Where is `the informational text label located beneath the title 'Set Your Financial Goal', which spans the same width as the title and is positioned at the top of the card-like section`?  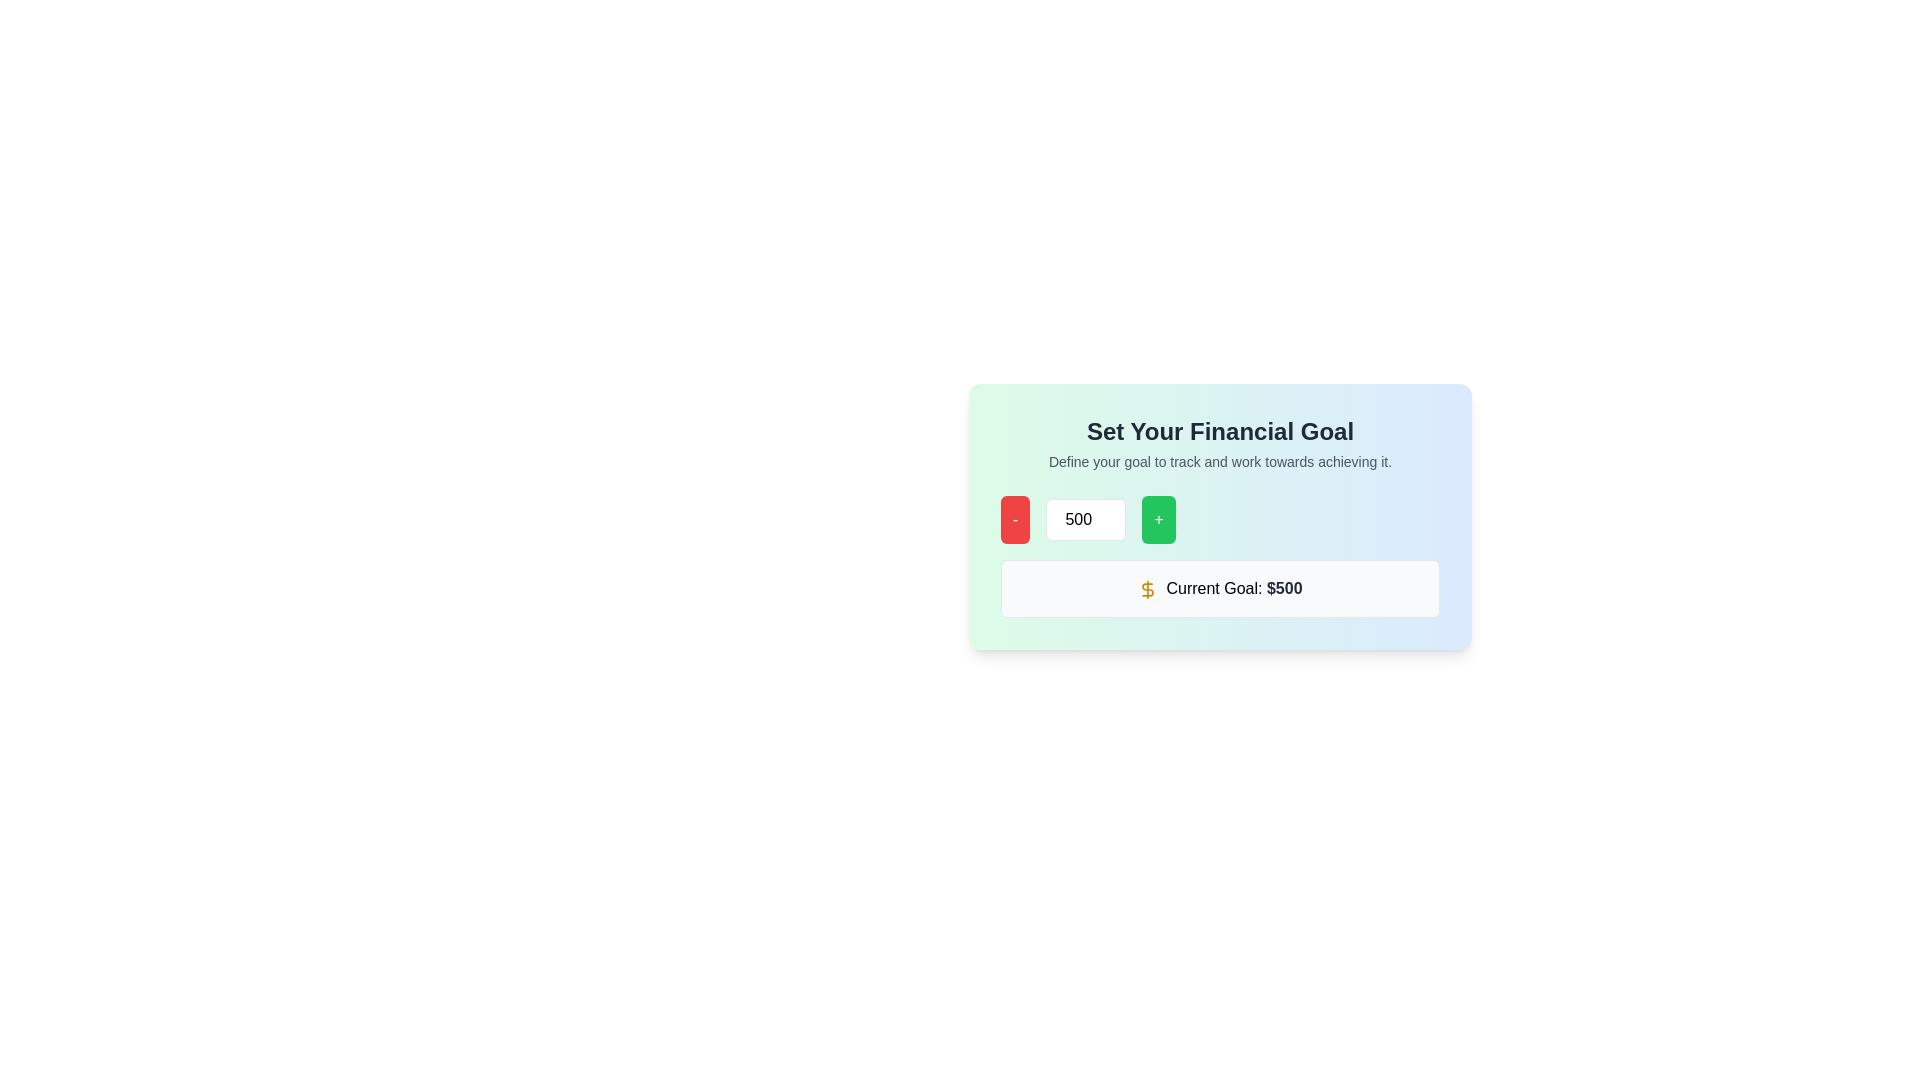 the informational text label located beneath the title 'Set Your Financial Goal', which spans the same width as the title and is positioned at the top of the card-like section is located at coordinates (1219, 462).